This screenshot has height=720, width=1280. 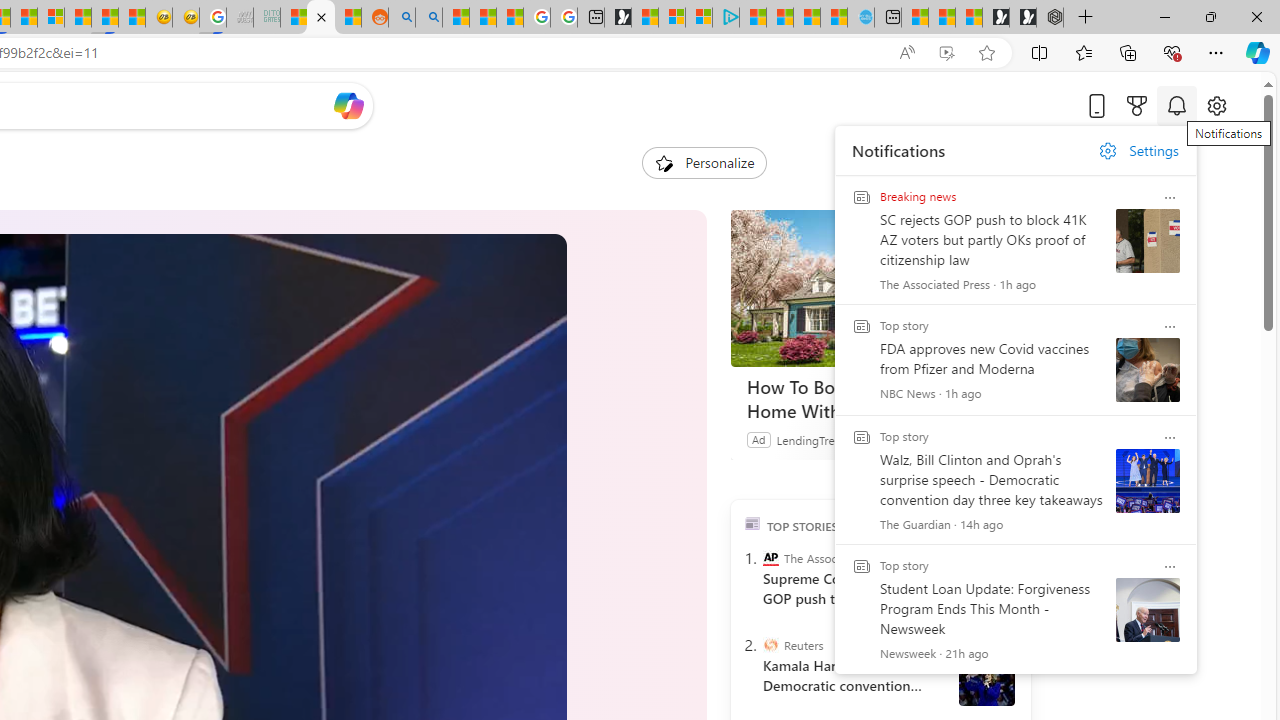 I want to click on 'DITOGAMES AG Imprint - Sleeping', so click(x=265, y=17).